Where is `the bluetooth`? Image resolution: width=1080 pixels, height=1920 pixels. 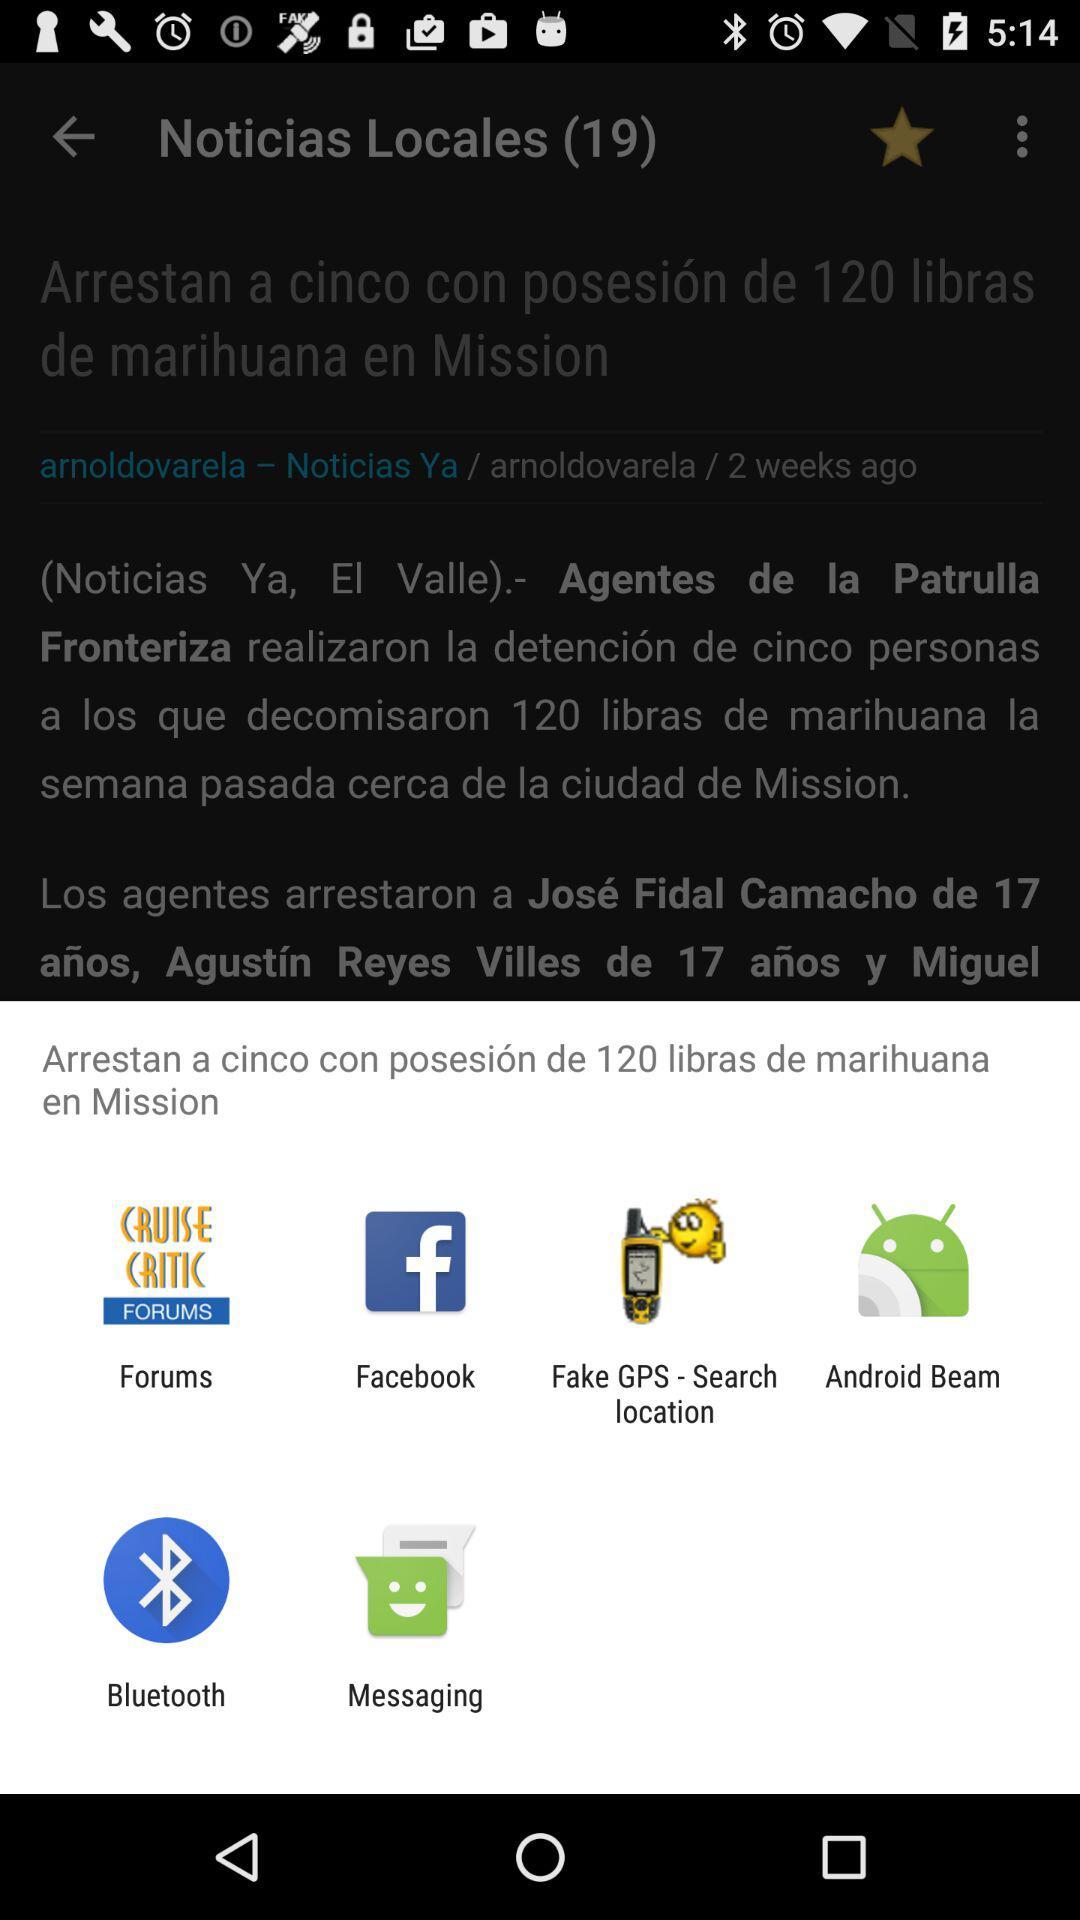 the bluetooth is located at coordinates (165, 1711).